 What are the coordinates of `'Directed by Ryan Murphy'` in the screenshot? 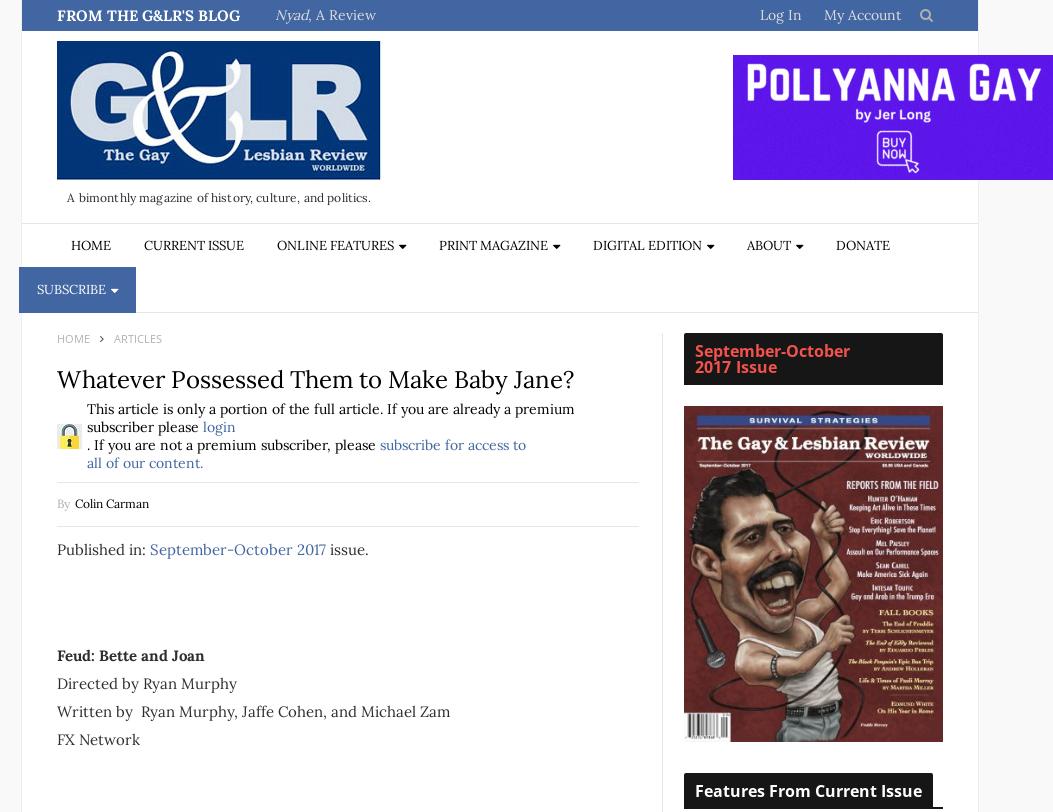 It's located at (145, 682).